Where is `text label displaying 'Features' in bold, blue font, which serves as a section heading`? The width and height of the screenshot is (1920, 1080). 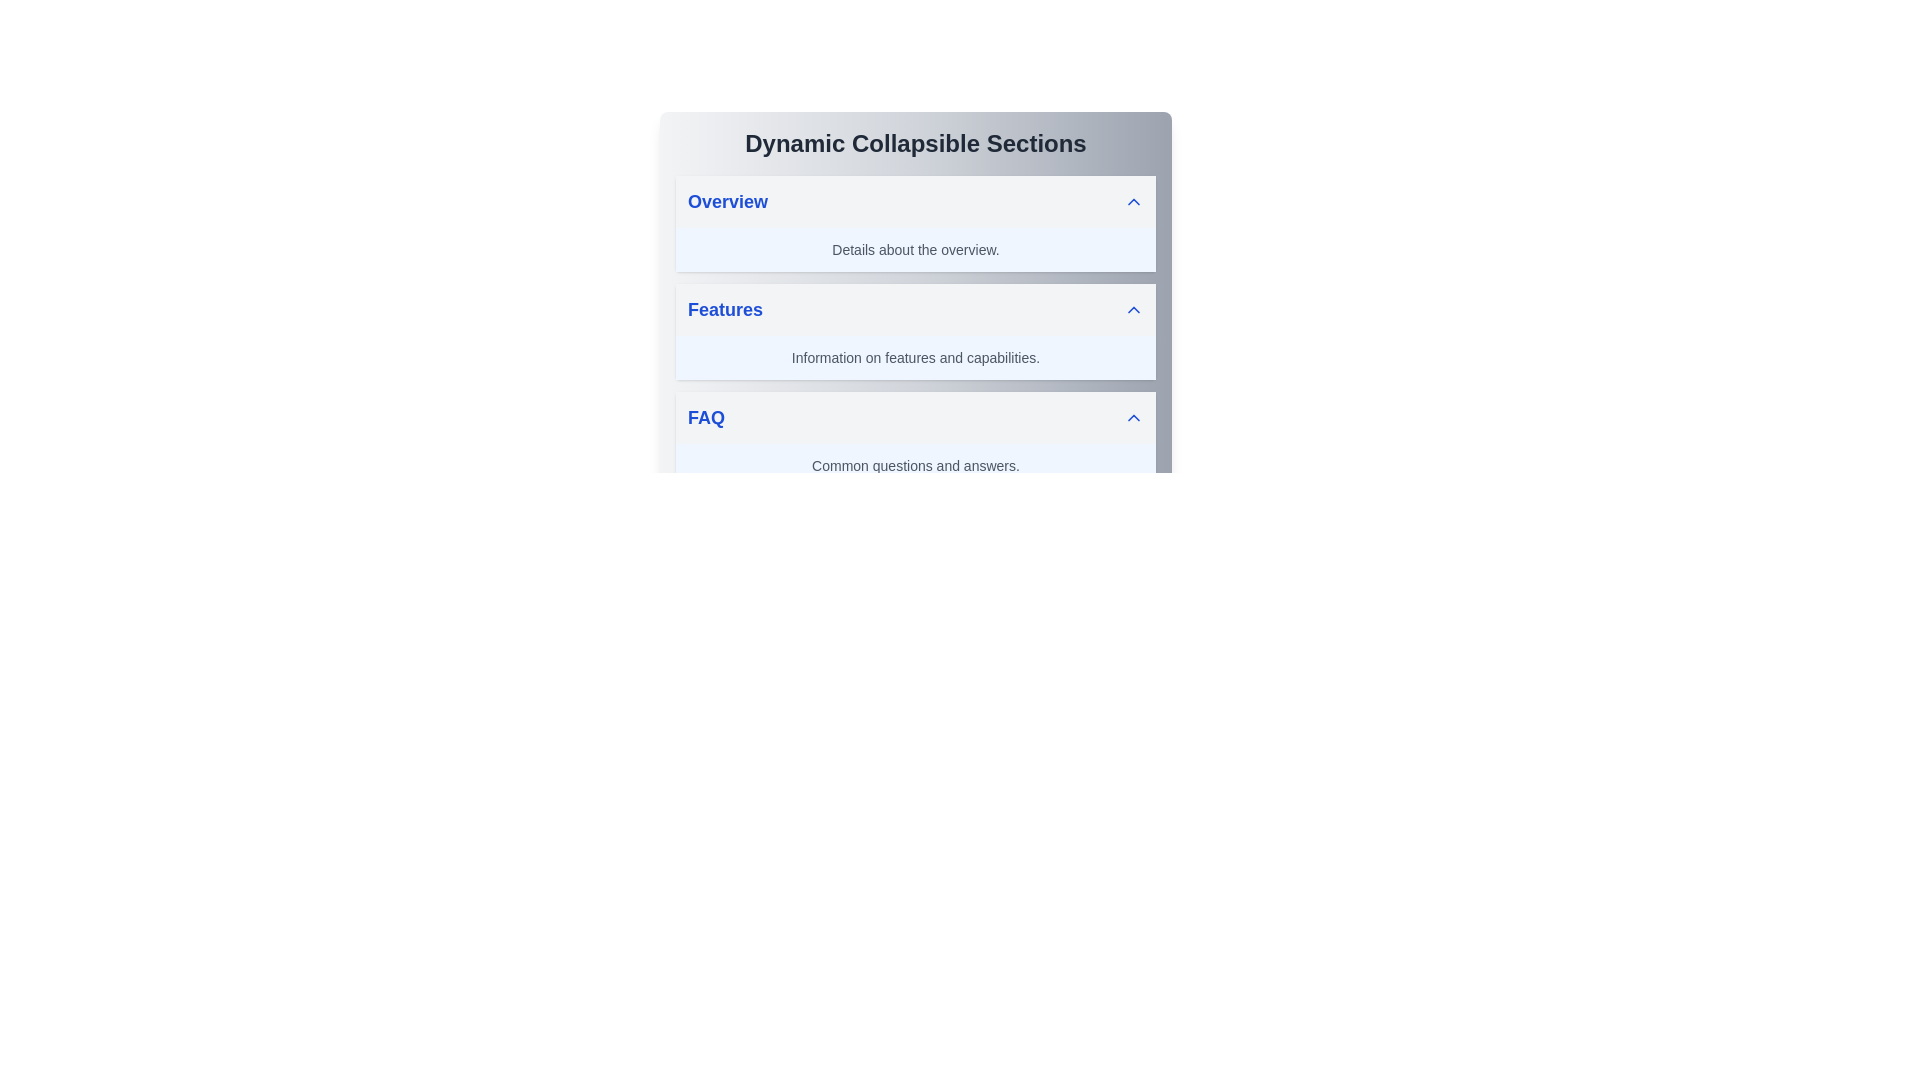
text label displaying 'Features' in bold, blue font, which serves as a section heading is located at coordinates (724, 309).